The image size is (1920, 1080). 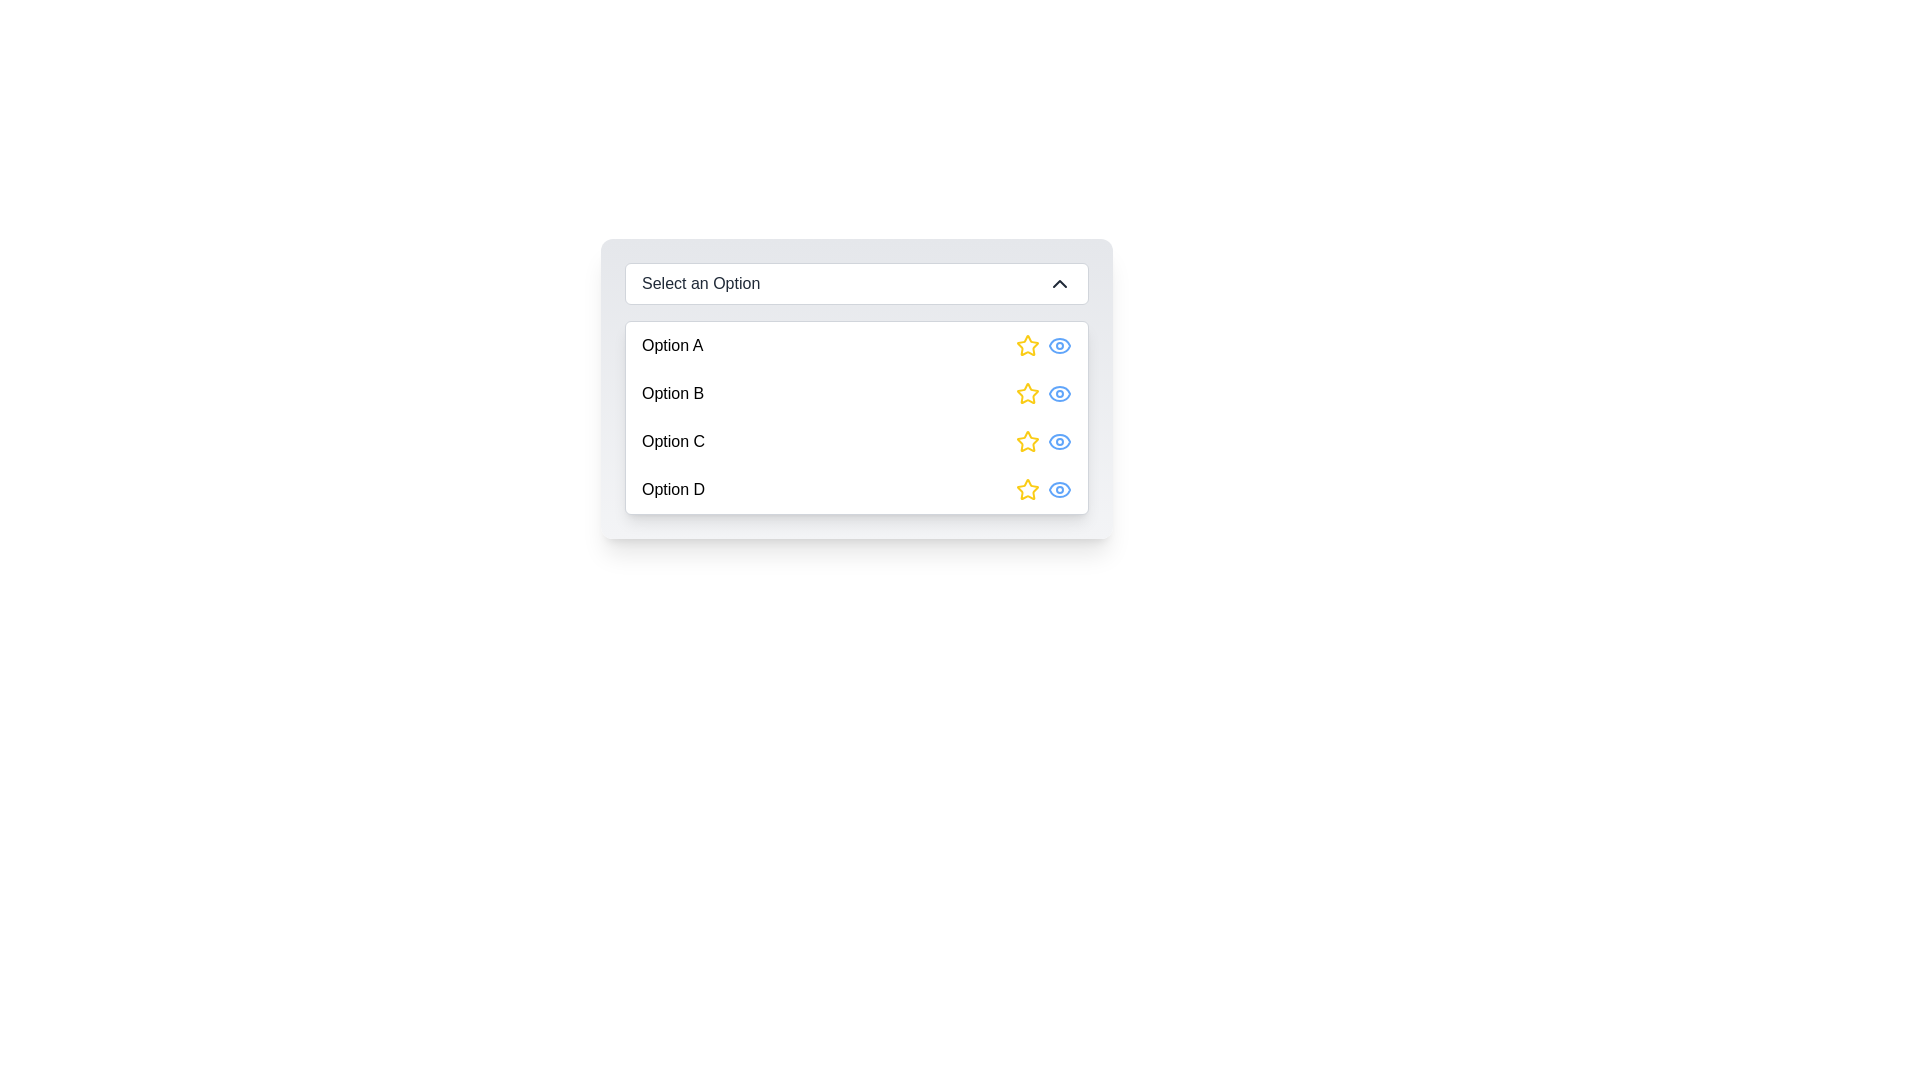 I want to click on the 'Option D' in the dropdown list, so click(x=857, y=489).